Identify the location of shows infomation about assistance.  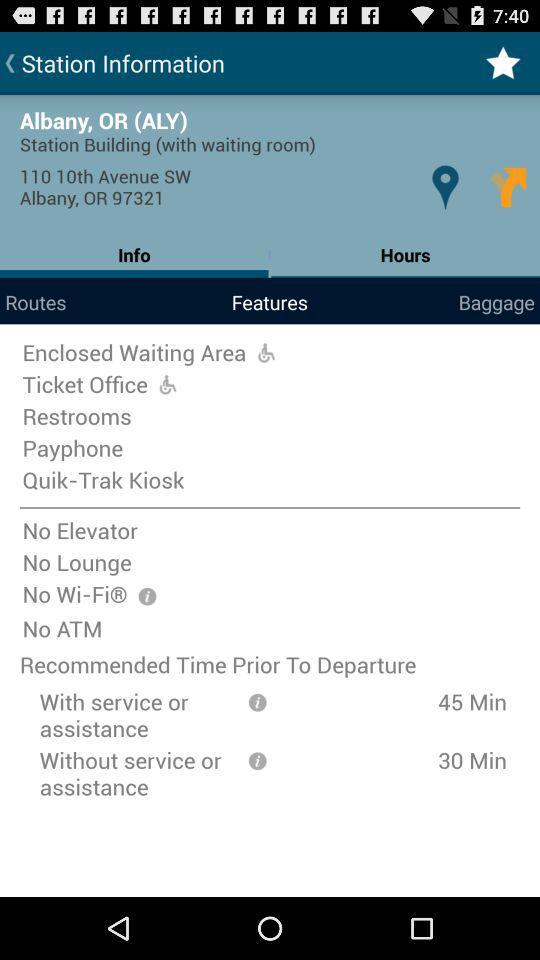
(257, 701).